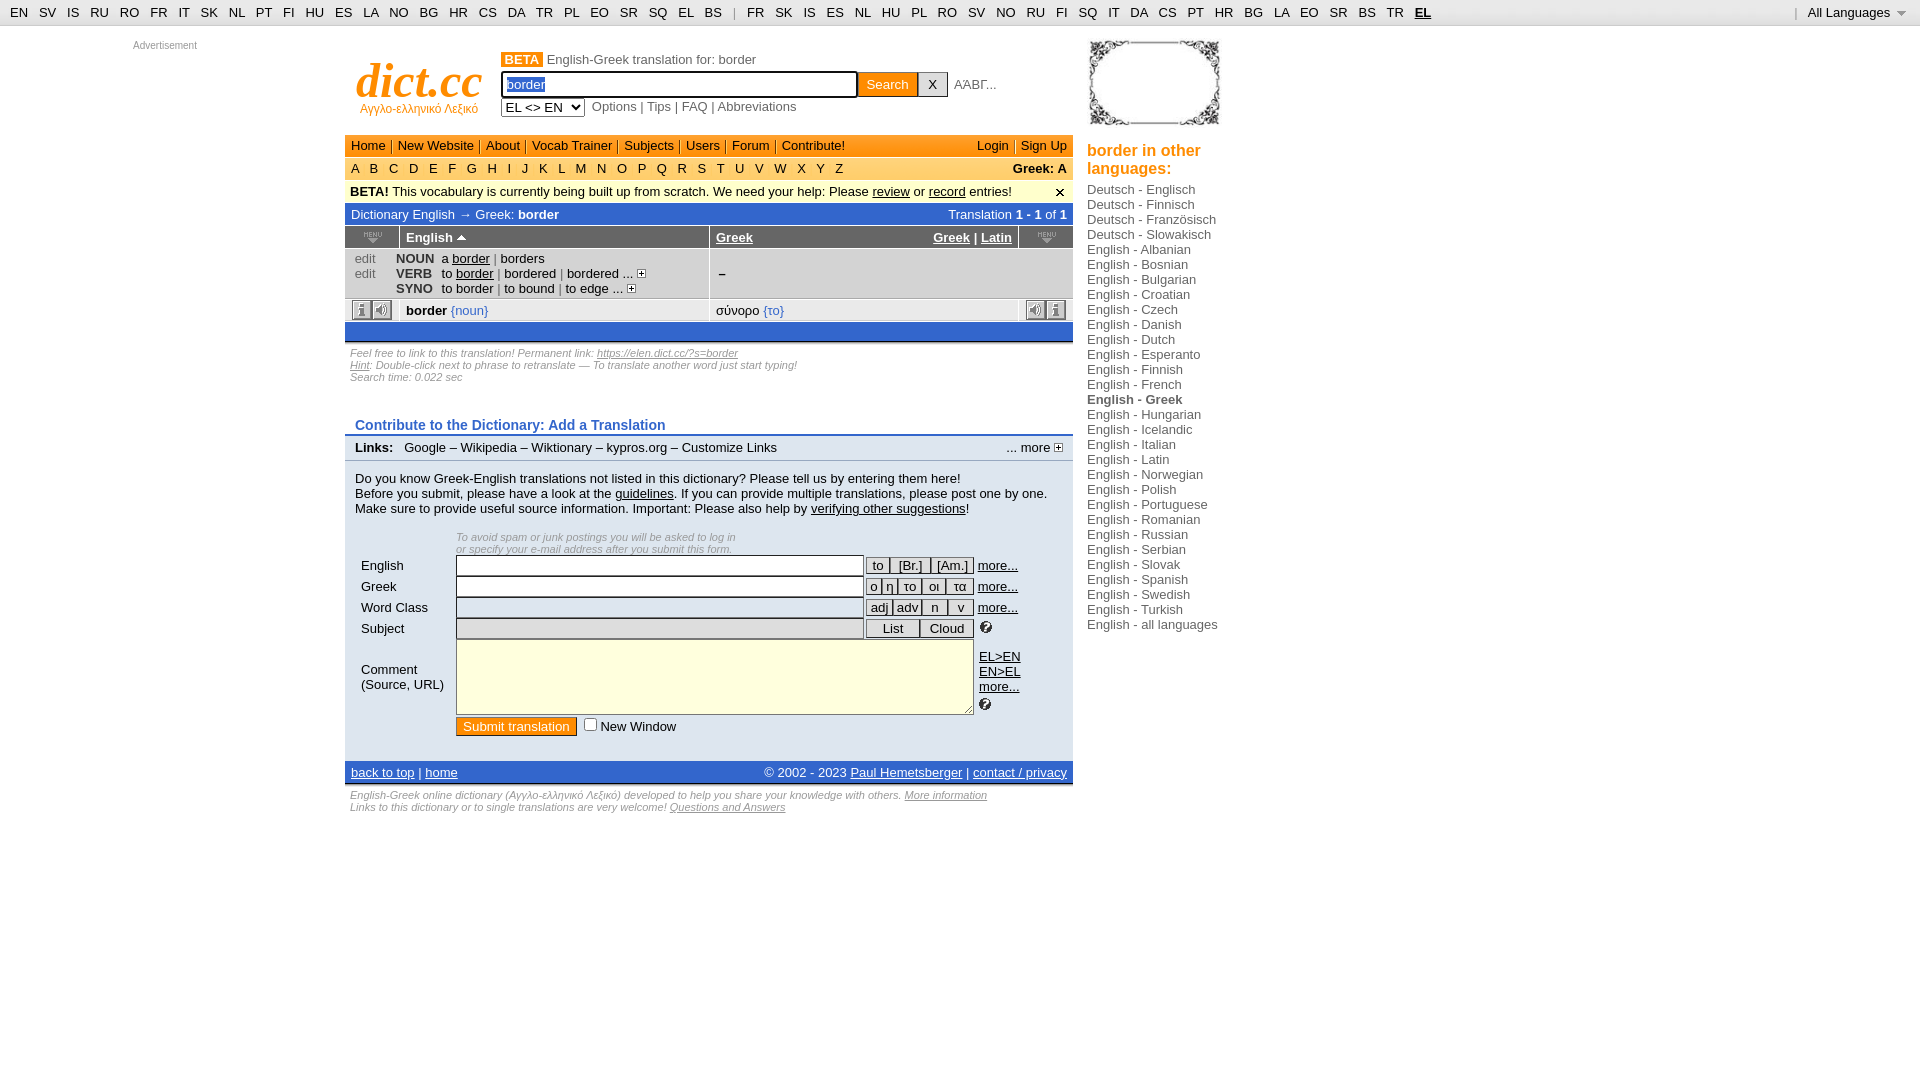 This screenshot has height=1080, width=1920. I want to click on 'Contribute!', so click(814, 144).